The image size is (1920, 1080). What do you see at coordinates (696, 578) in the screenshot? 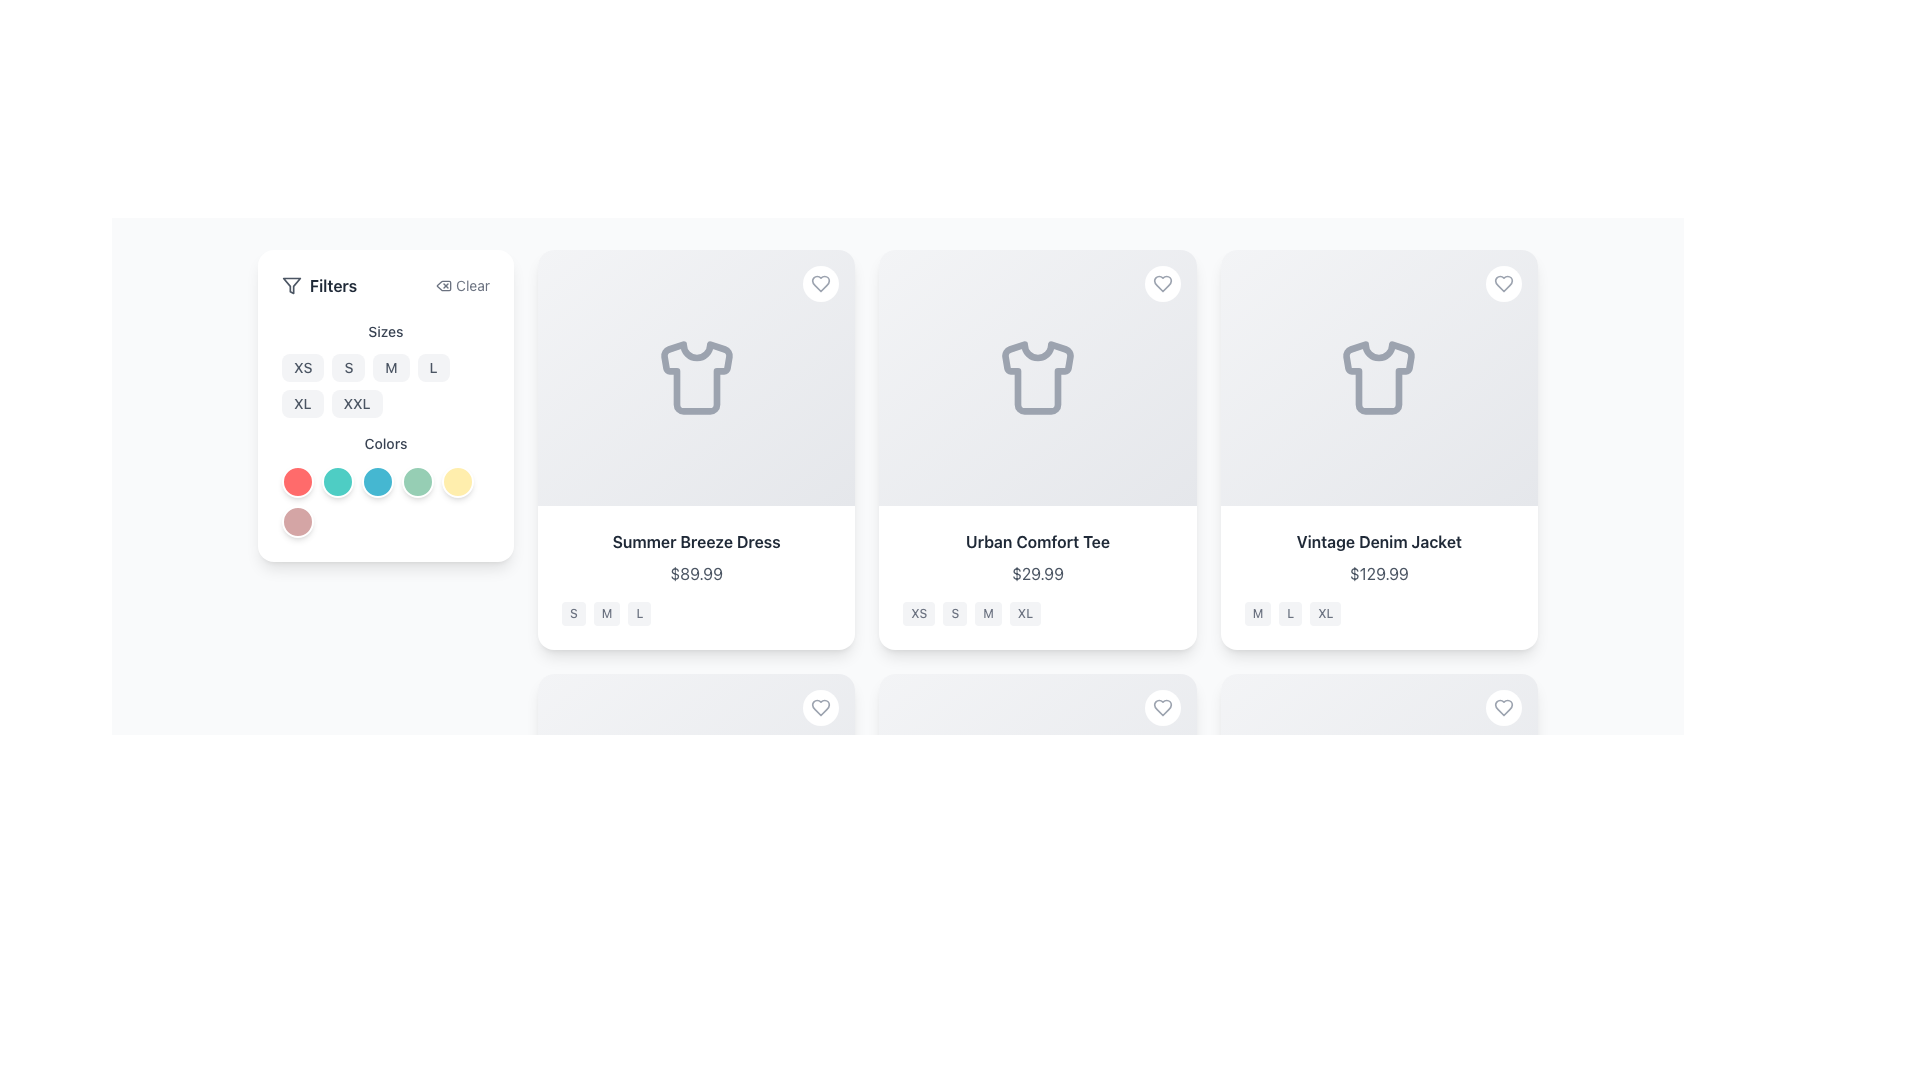
I see `the center of the Product Information Display, which shows product details like name, price, and sizes` at bounding box center [696, 578].